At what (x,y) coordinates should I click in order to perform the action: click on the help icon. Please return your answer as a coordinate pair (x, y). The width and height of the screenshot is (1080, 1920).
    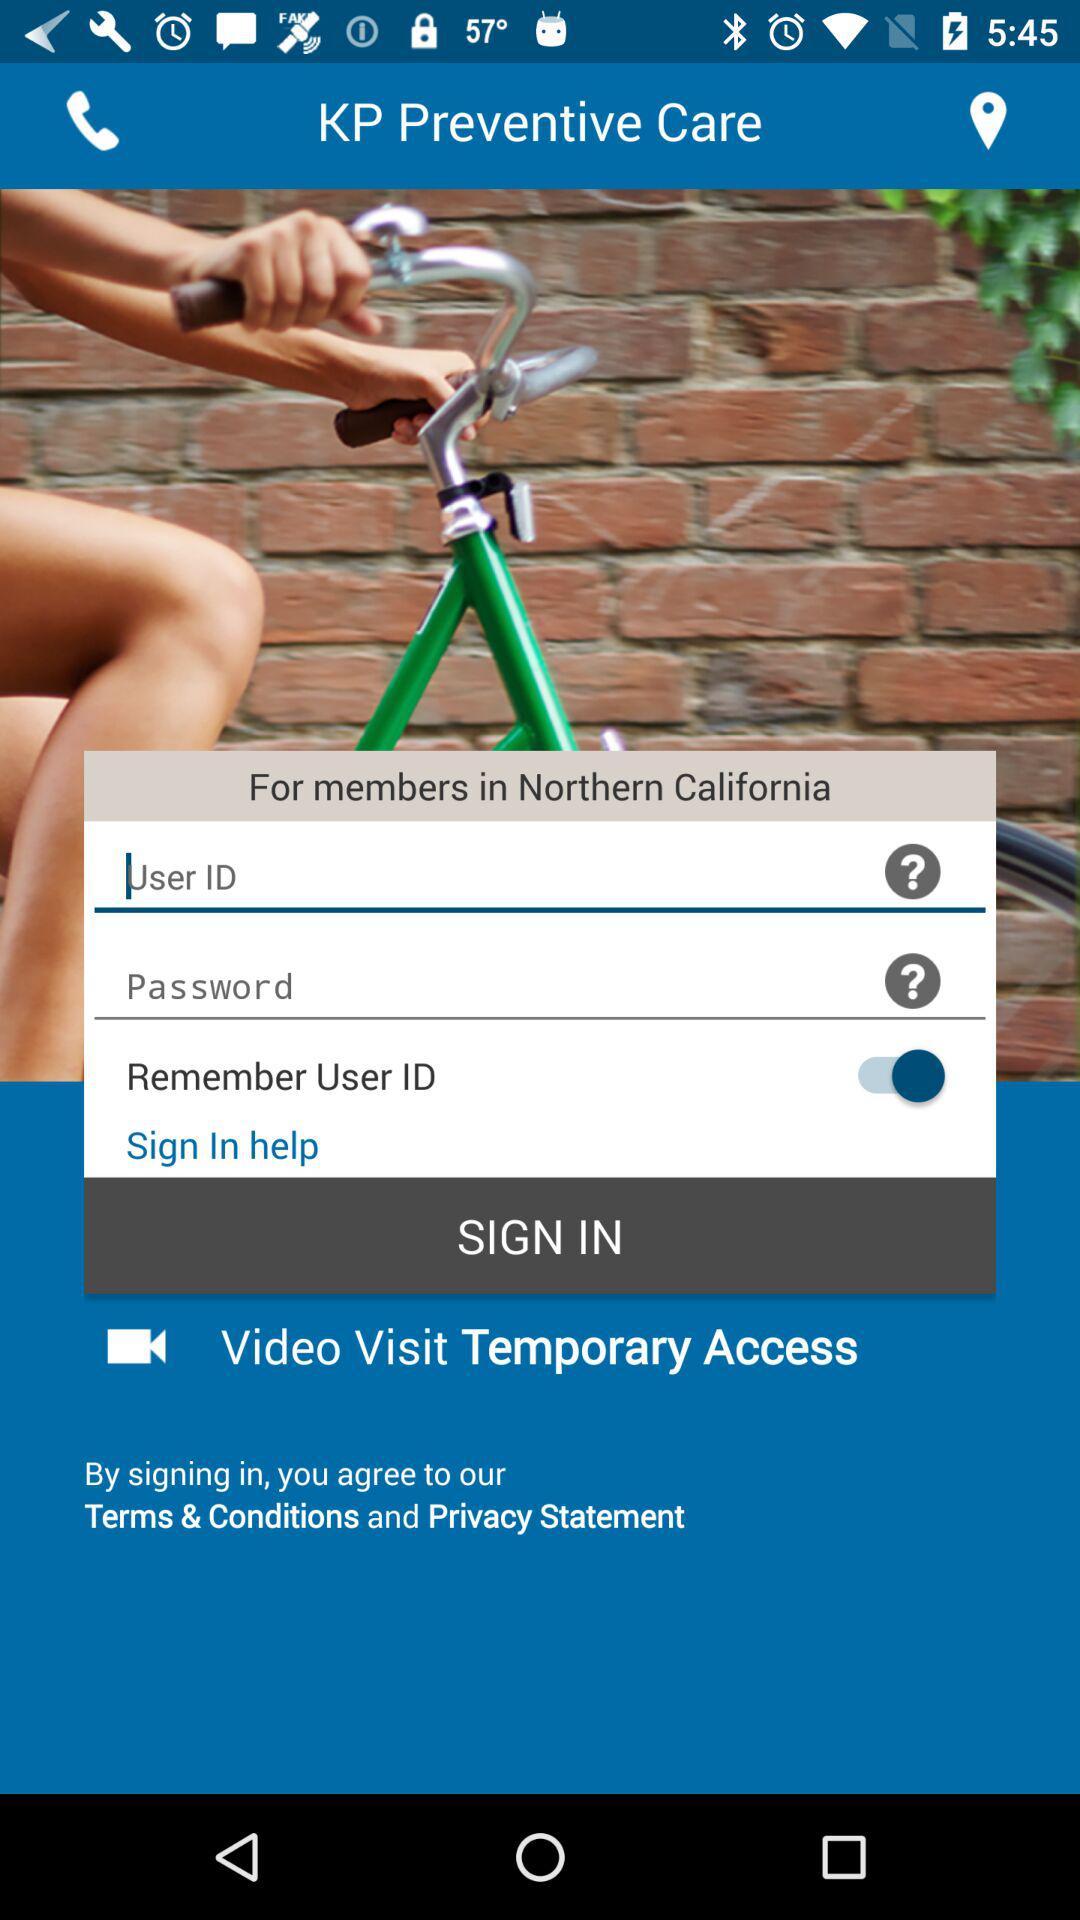
    Looking at the image, I should click on (919, 985).